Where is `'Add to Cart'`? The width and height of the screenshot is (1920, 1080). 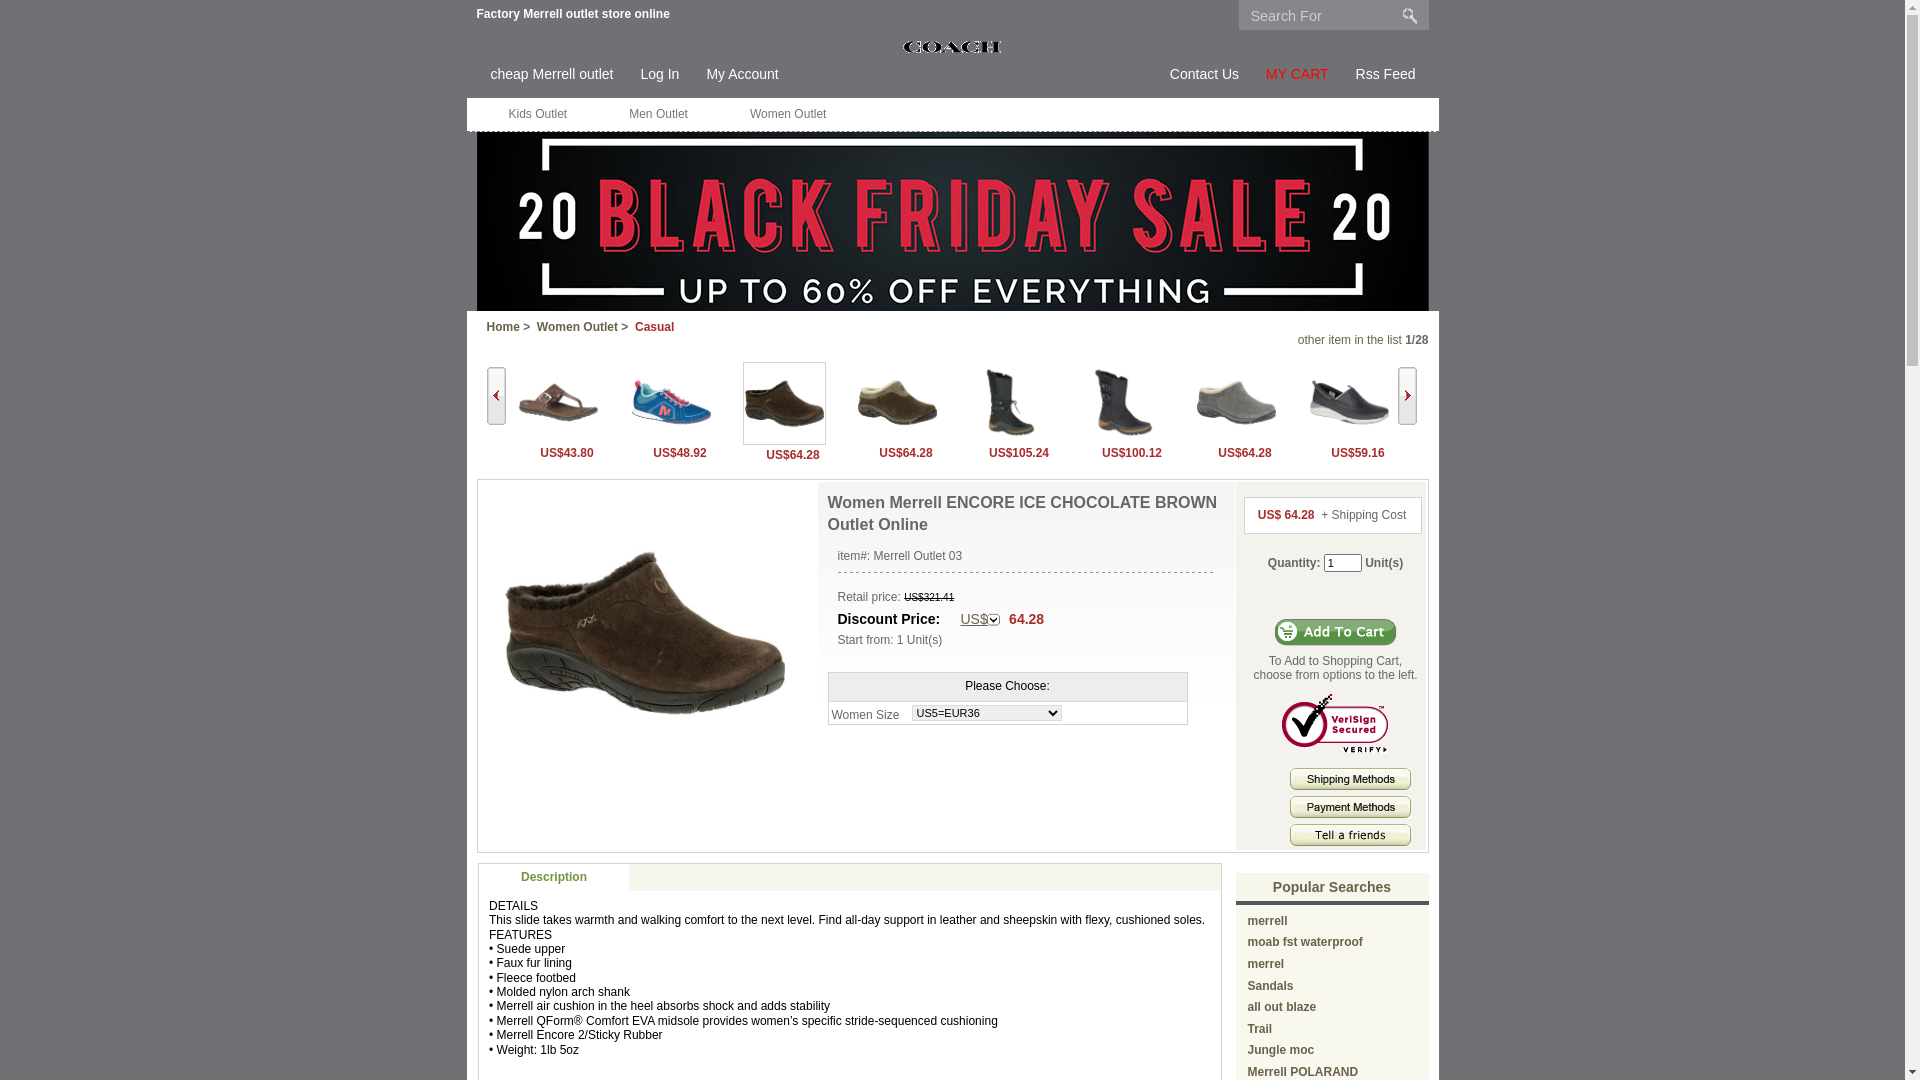 'Add to Cart' is located at coordinates (1335, 632).